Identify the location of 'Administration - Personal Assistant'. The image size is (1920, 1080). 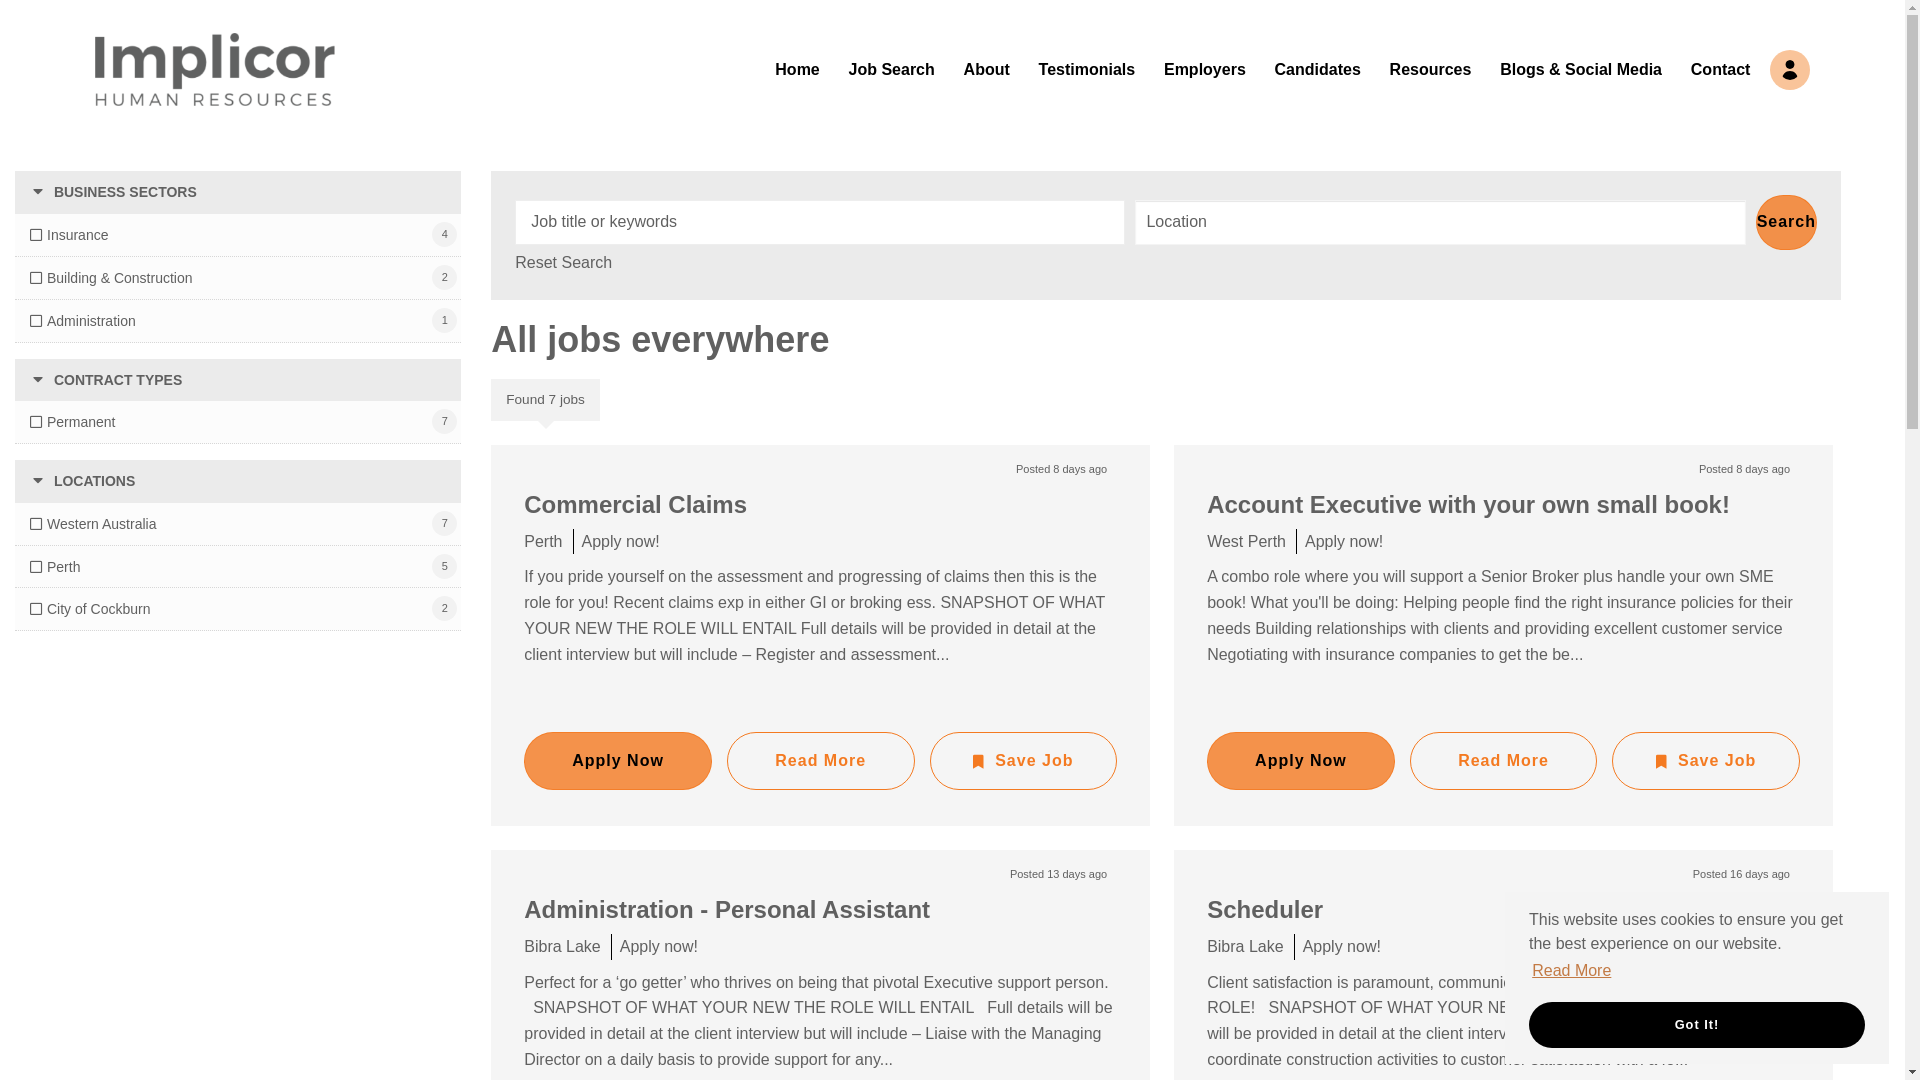
(725, 909).